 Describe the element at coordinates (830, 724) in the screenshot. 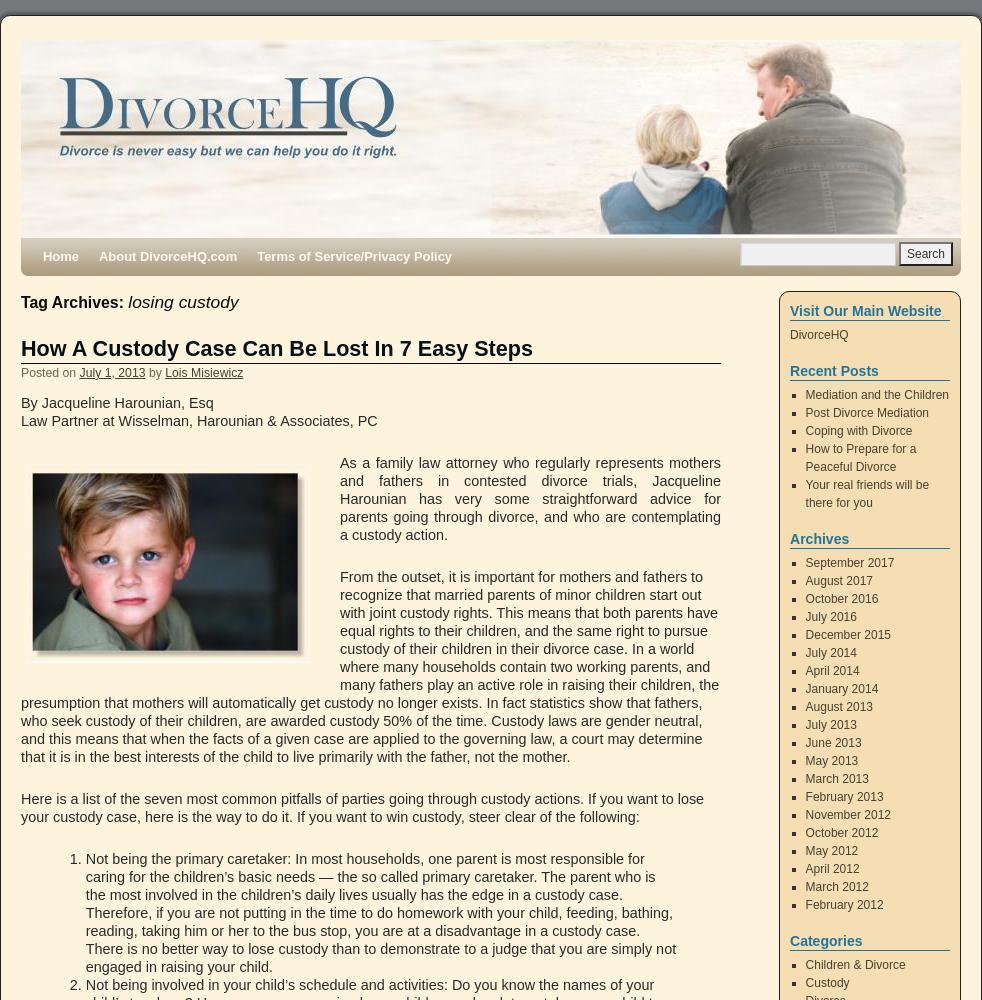

I see `'July 2013'` at that location.